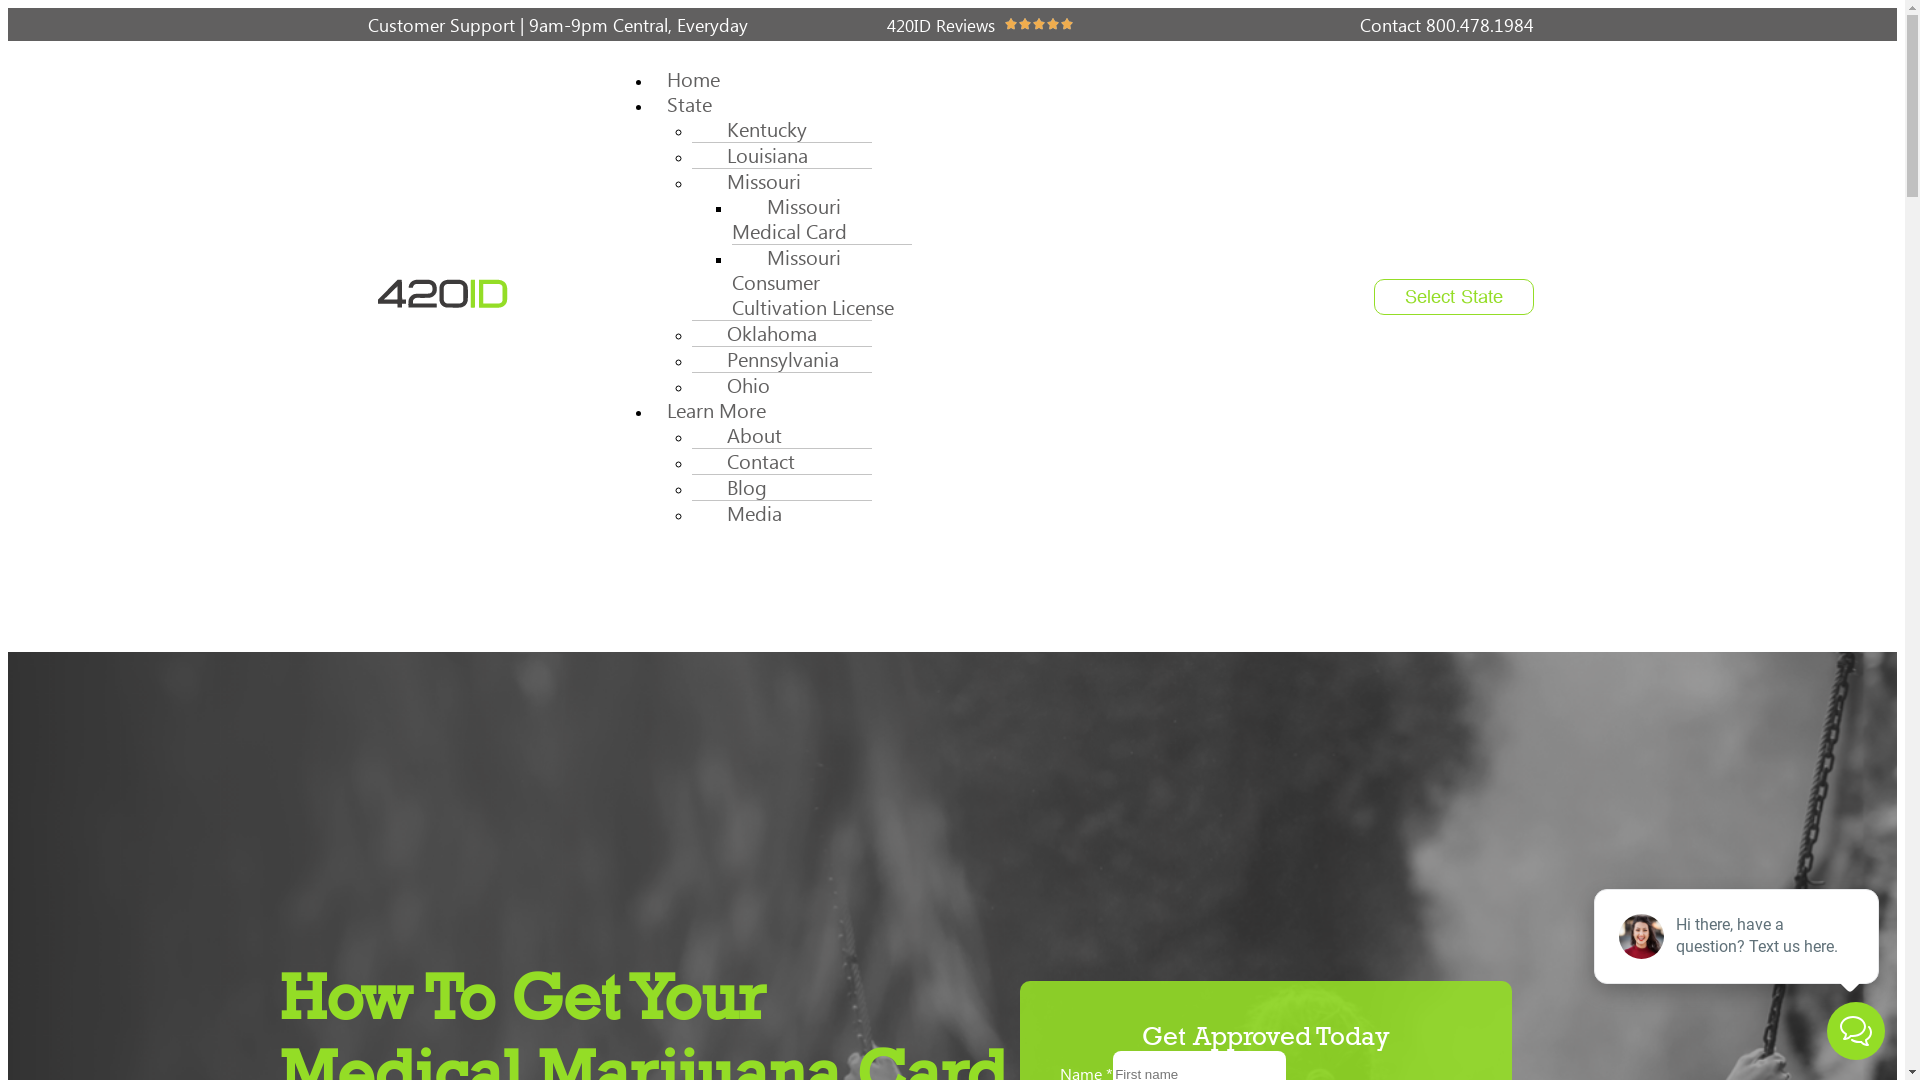 This screenshot has height=1080, width=1920. I want to click on 'Ohio', so click(737, 385).